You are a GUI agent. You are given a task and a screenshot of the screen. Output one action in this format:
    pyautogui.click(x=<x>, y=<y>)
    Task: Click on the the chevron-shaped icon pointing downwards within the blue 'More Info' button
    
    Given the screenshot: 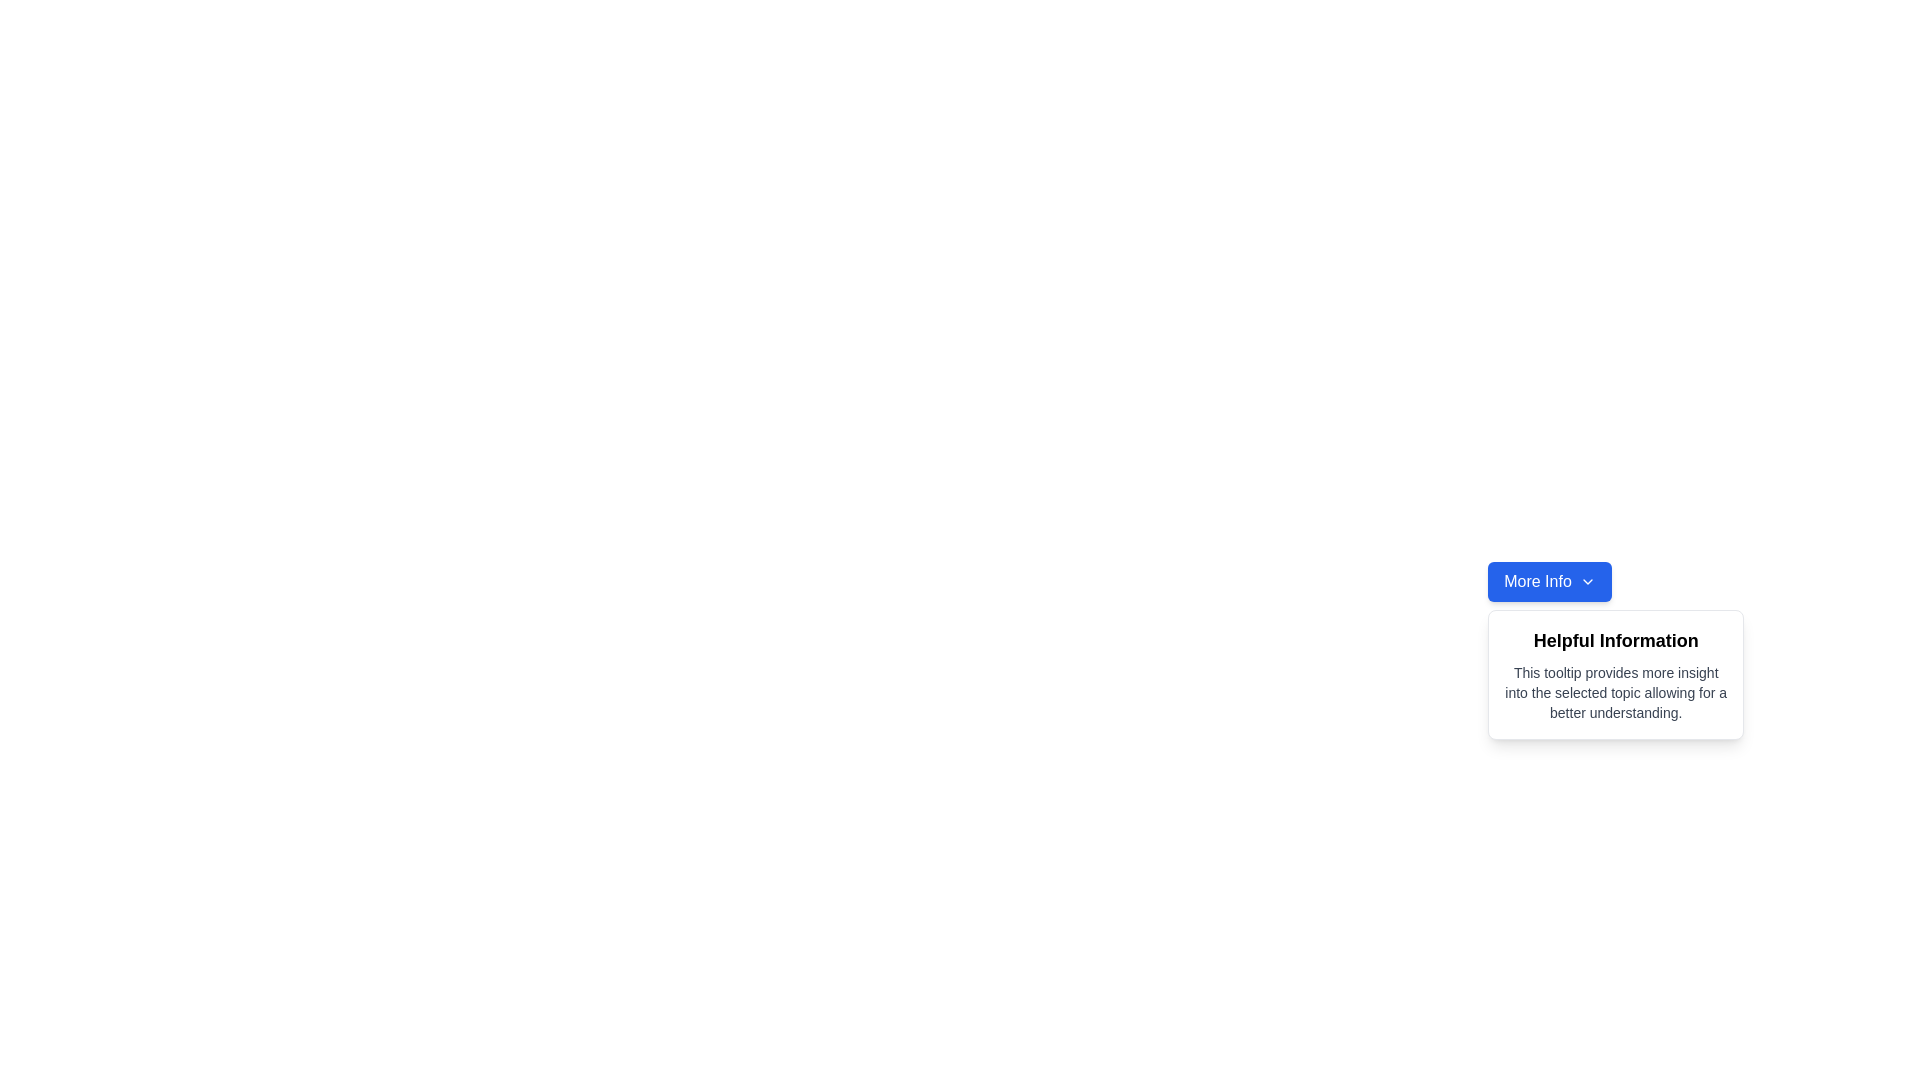 What is the action you would take?
    pyautogui.click(x=1586, y=582)
    